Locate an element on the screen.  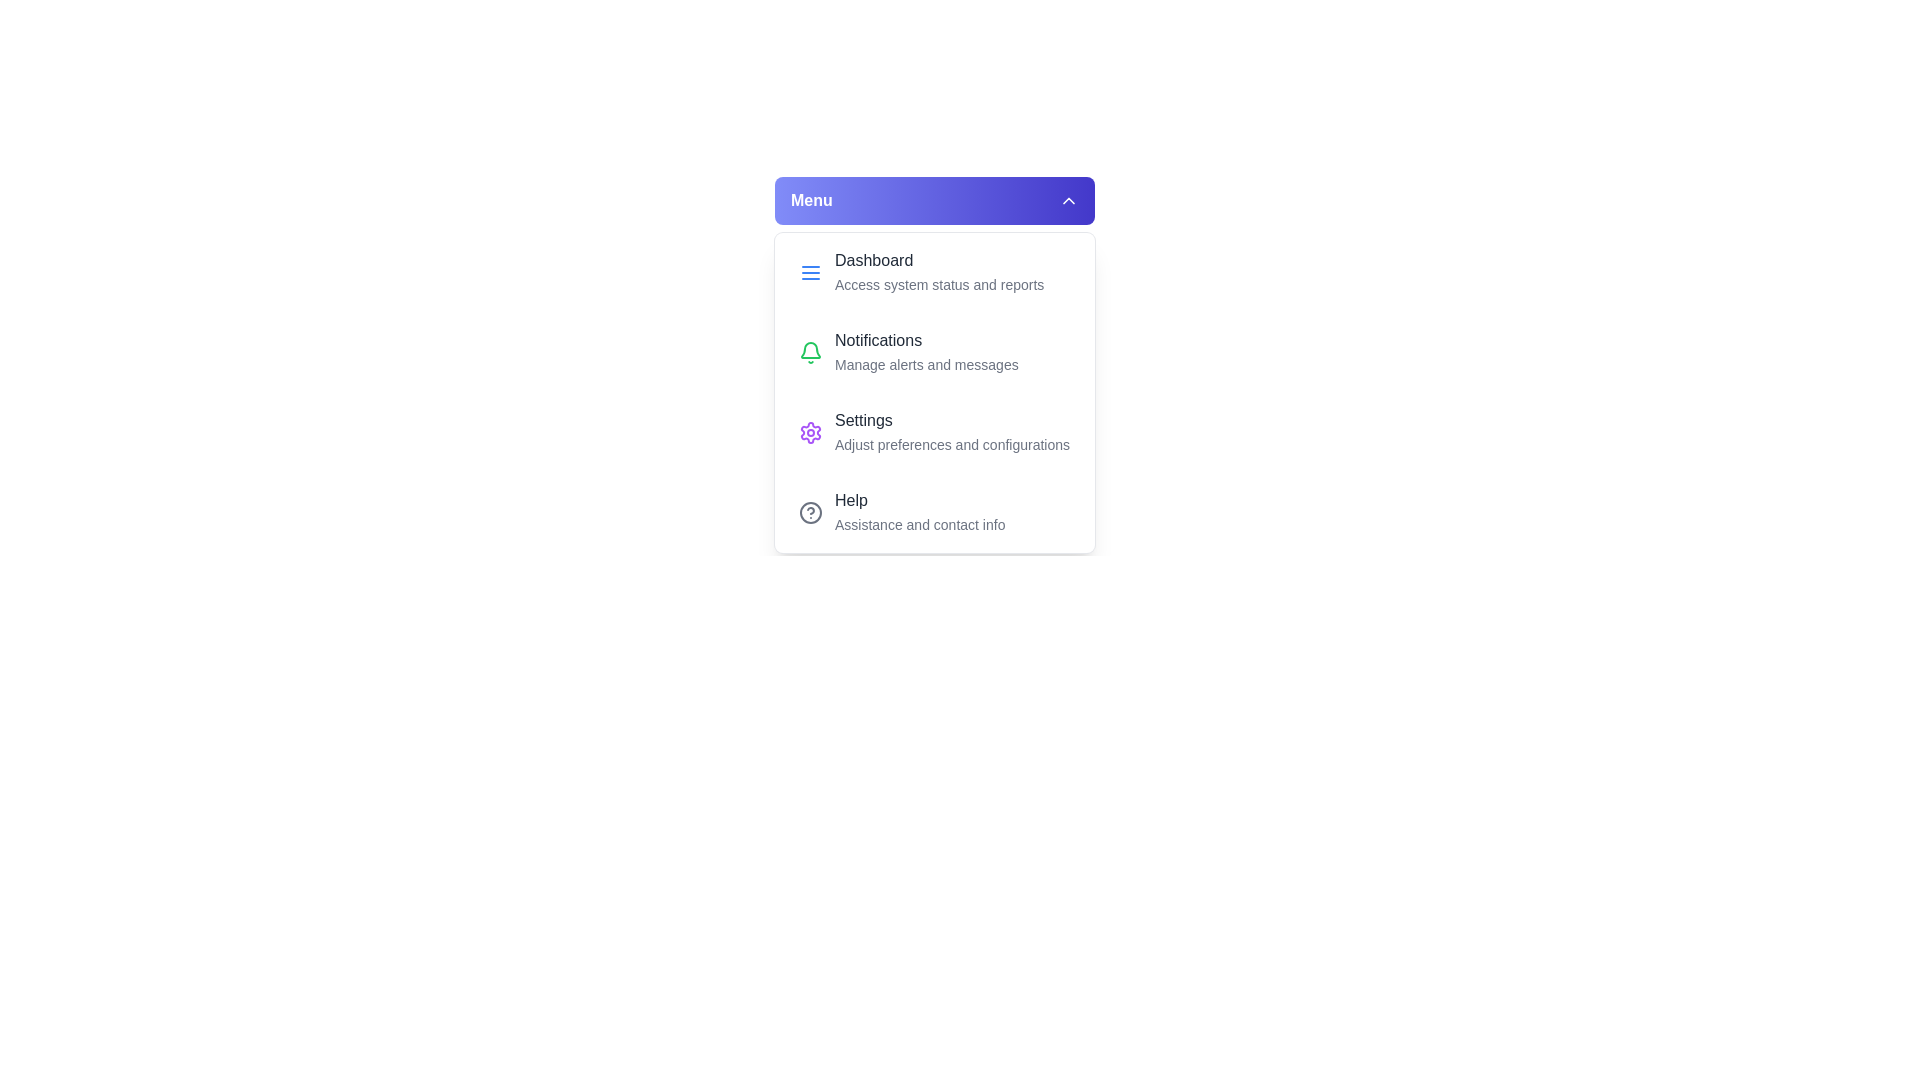
the settings button located in the dropdown menu, positioned below the 'Notifications' item and above the 'Help' item is located at coordinates (934, 431).